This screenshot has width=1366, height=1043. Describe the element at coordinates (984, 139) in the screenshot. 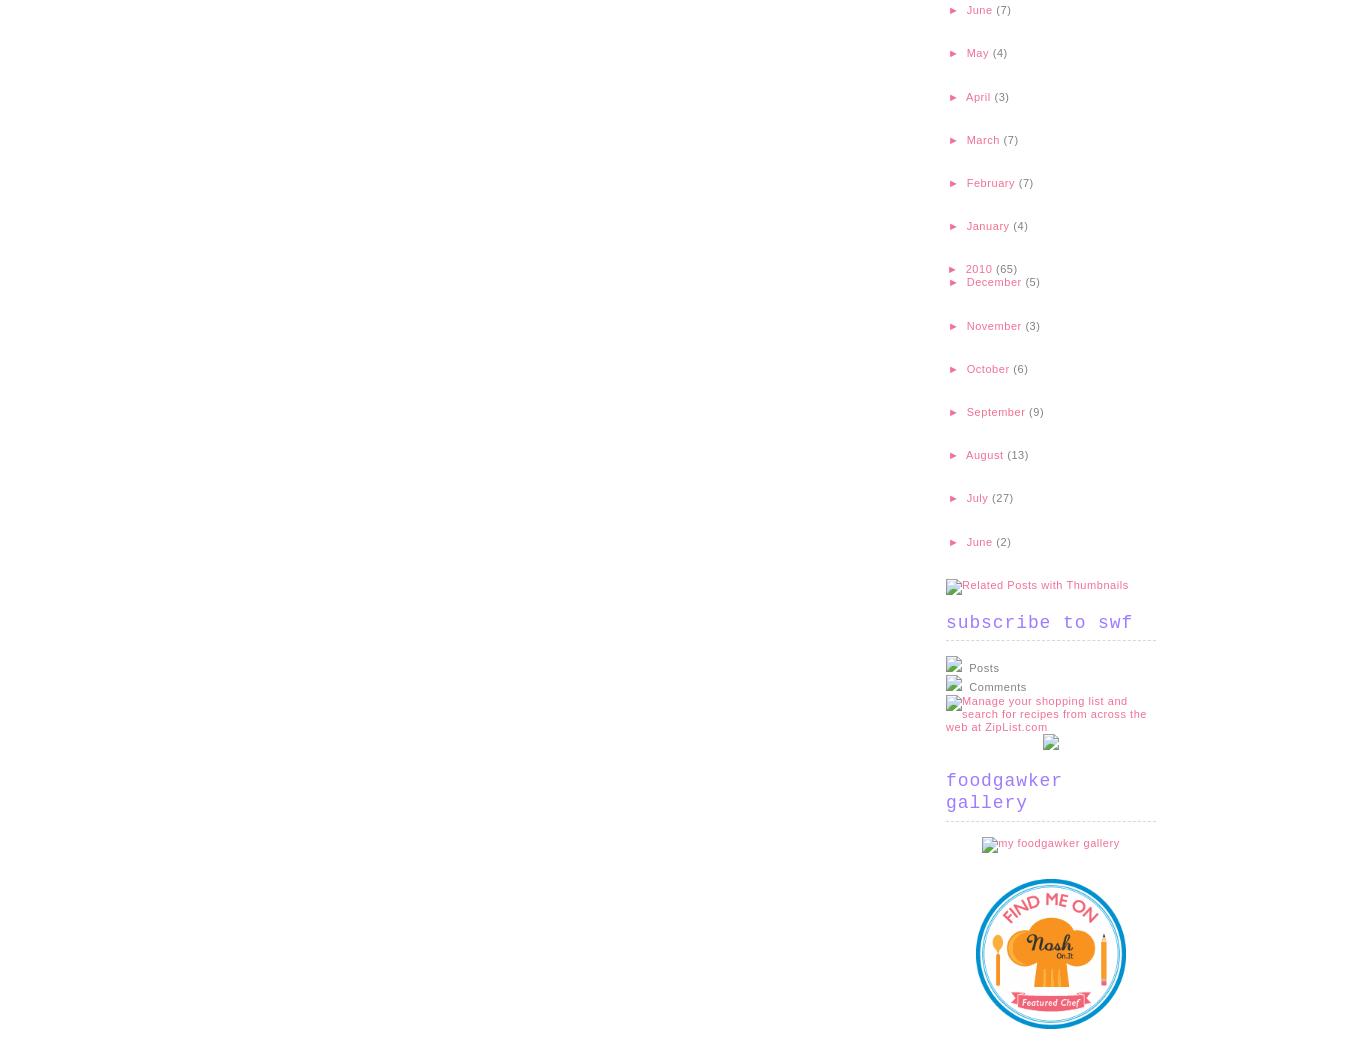

I see `'March'` at that location.